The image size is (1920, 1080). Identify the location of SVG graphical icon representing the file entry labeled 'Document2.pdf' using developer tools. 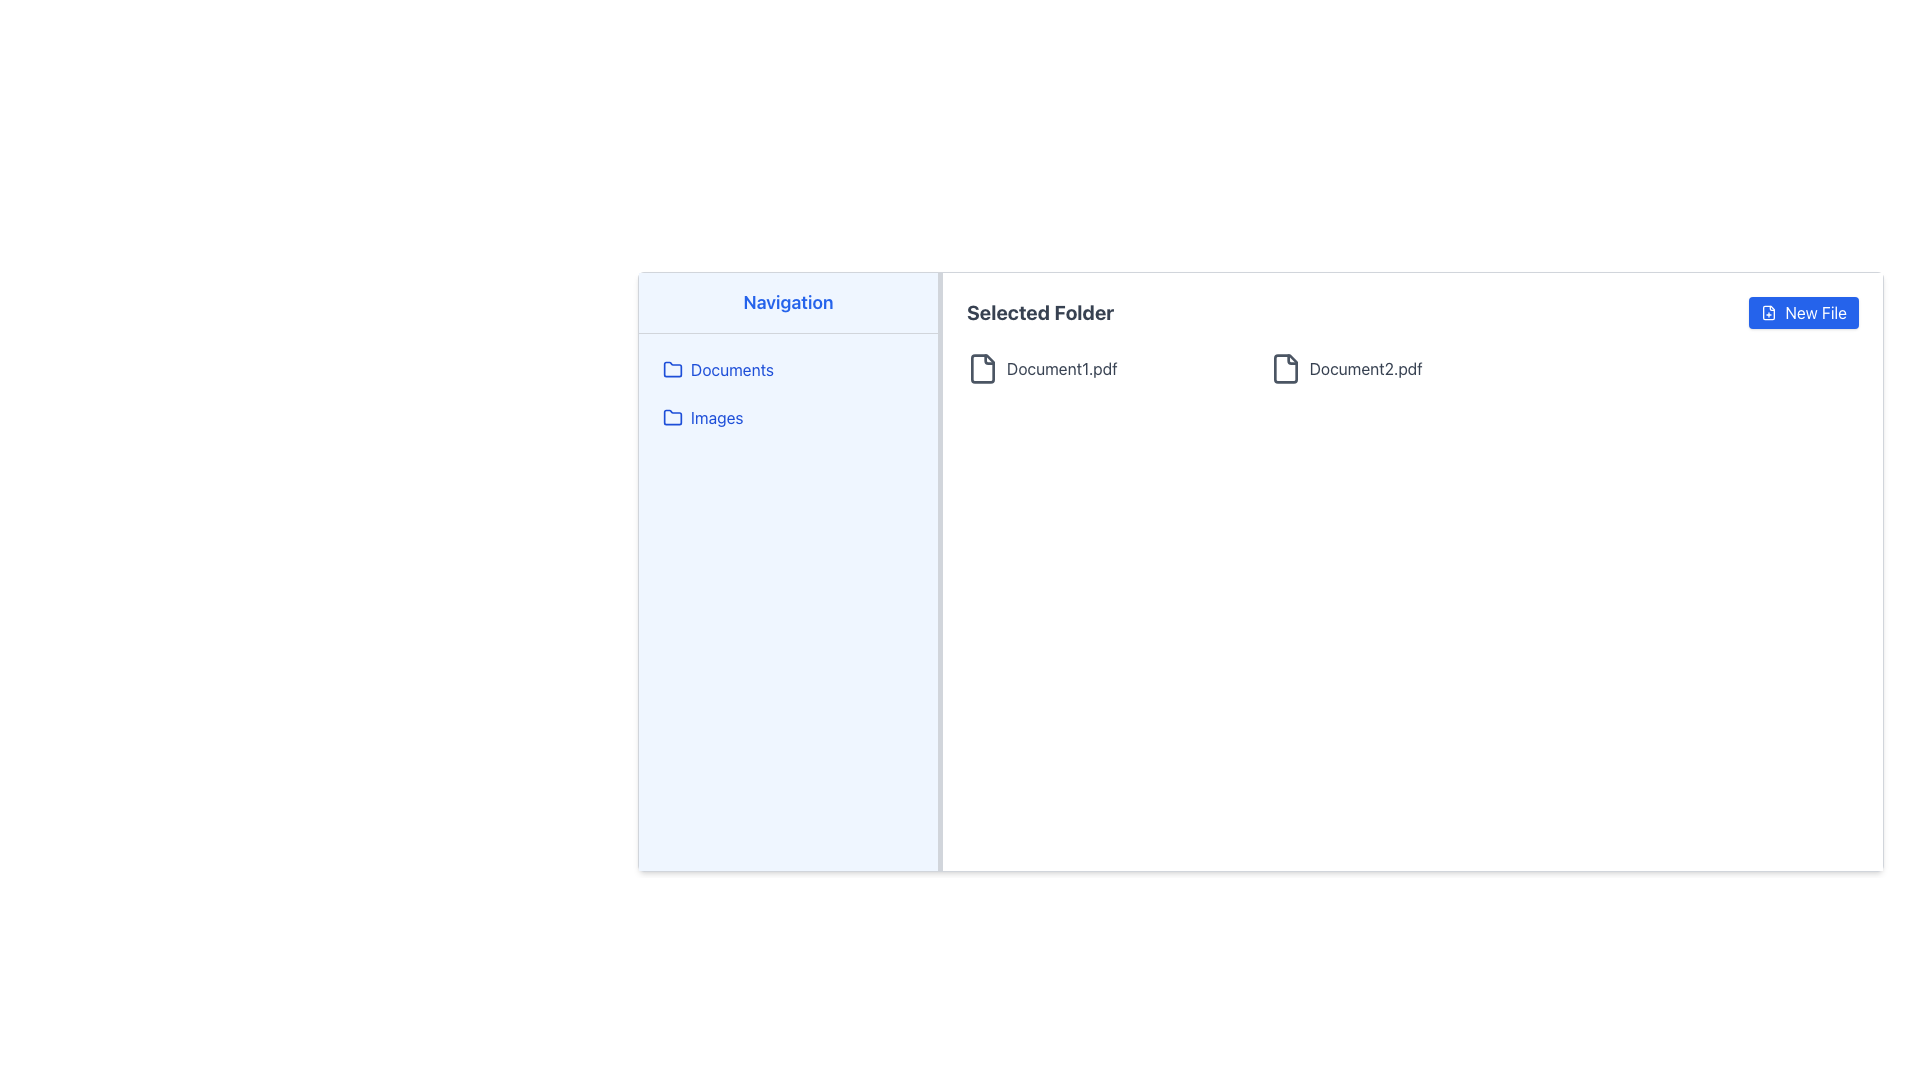
(1285, 369).